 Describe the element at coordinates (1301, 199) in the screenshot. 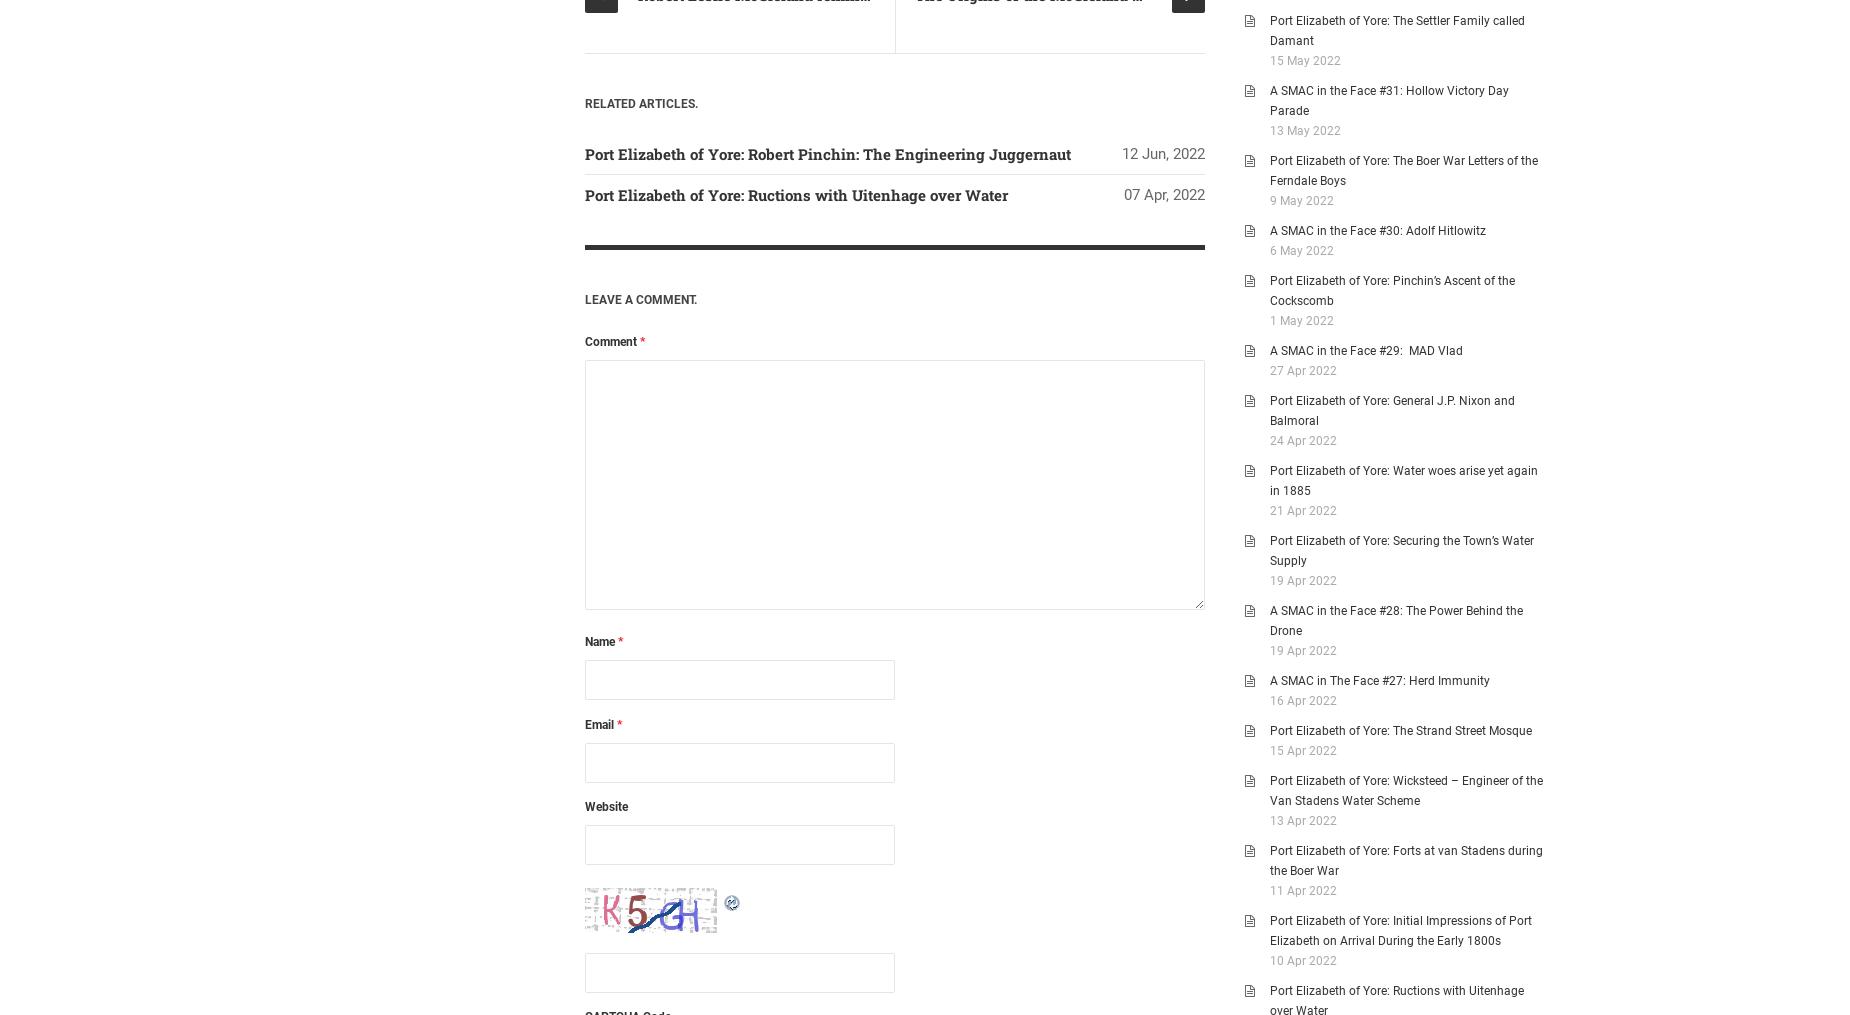

I see `'9 May 2022'` at that location.